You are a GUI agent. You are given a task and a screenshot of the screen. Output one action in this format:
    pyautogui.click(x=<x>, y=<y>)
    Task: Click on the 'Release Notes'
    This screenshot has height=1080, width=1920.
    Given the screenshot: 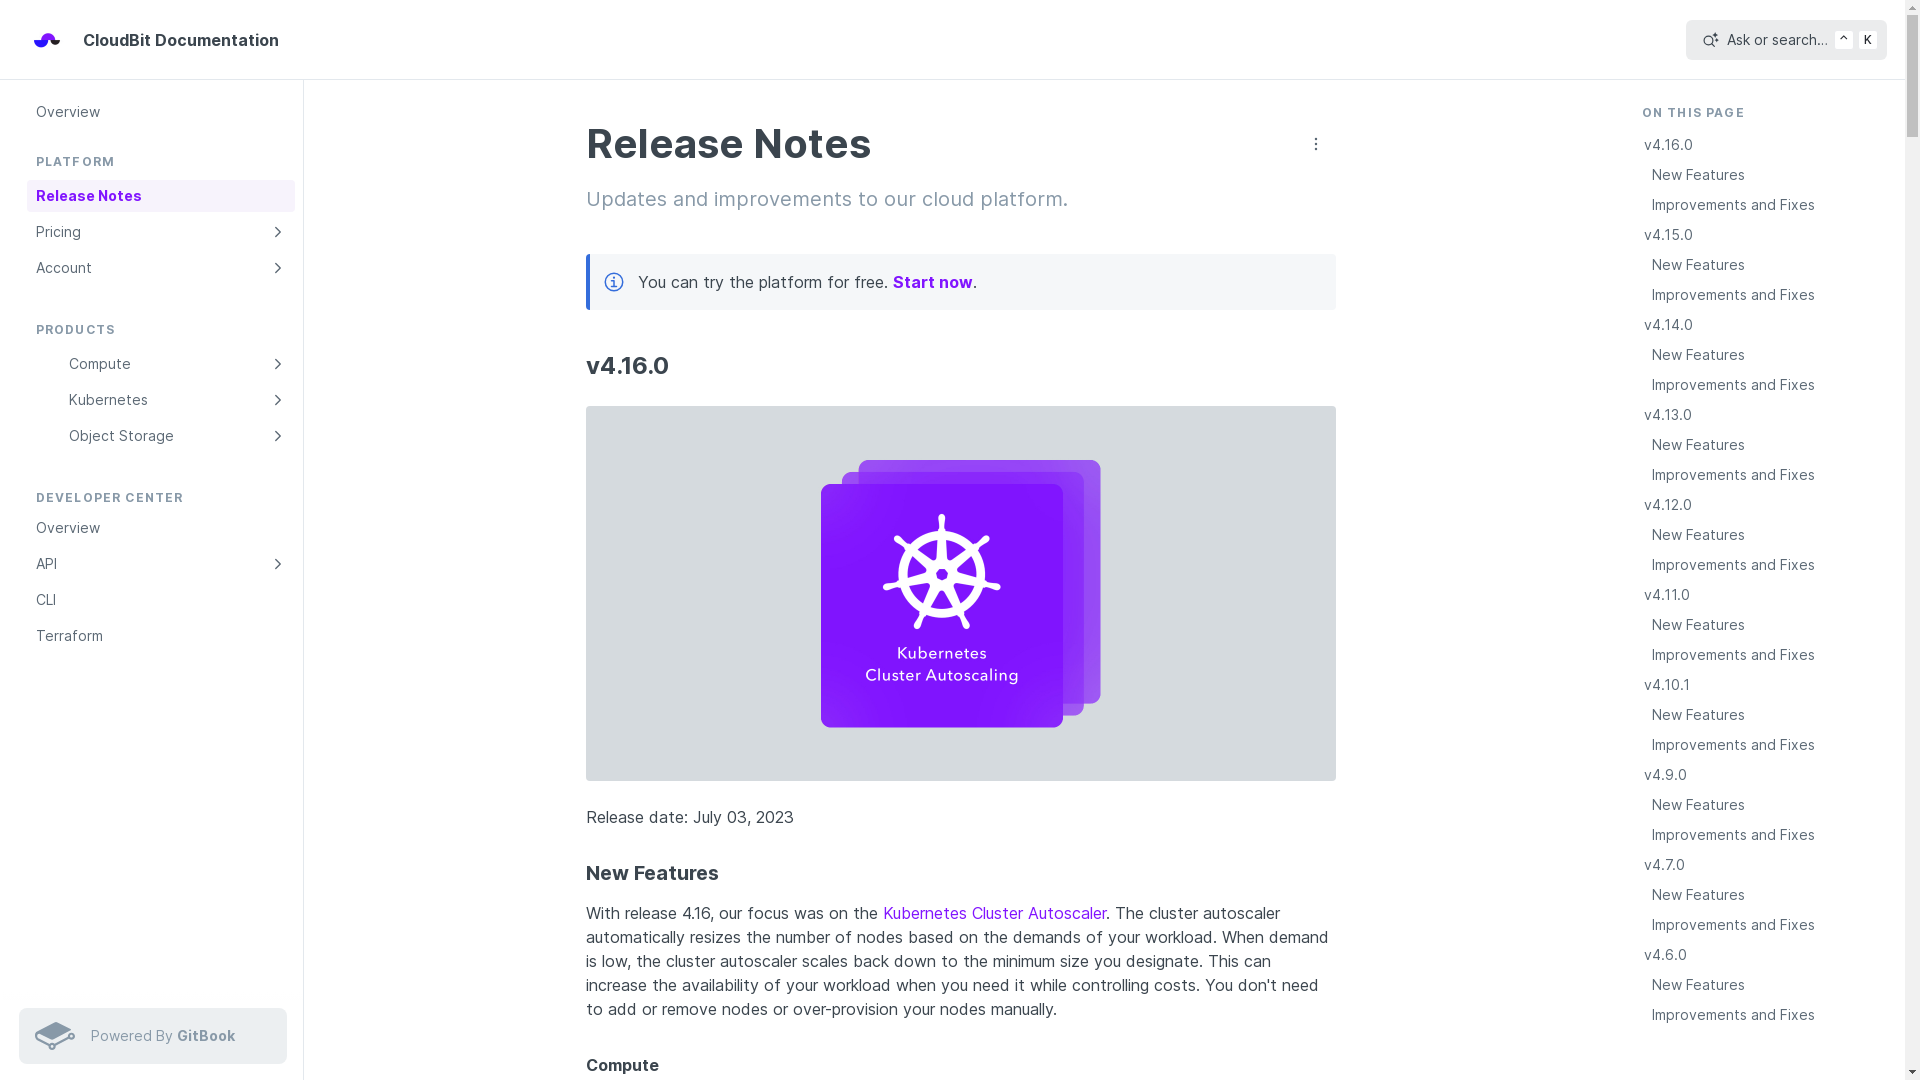 What is the action you would take?
    pyautogui.click(x=158, y=196)
    